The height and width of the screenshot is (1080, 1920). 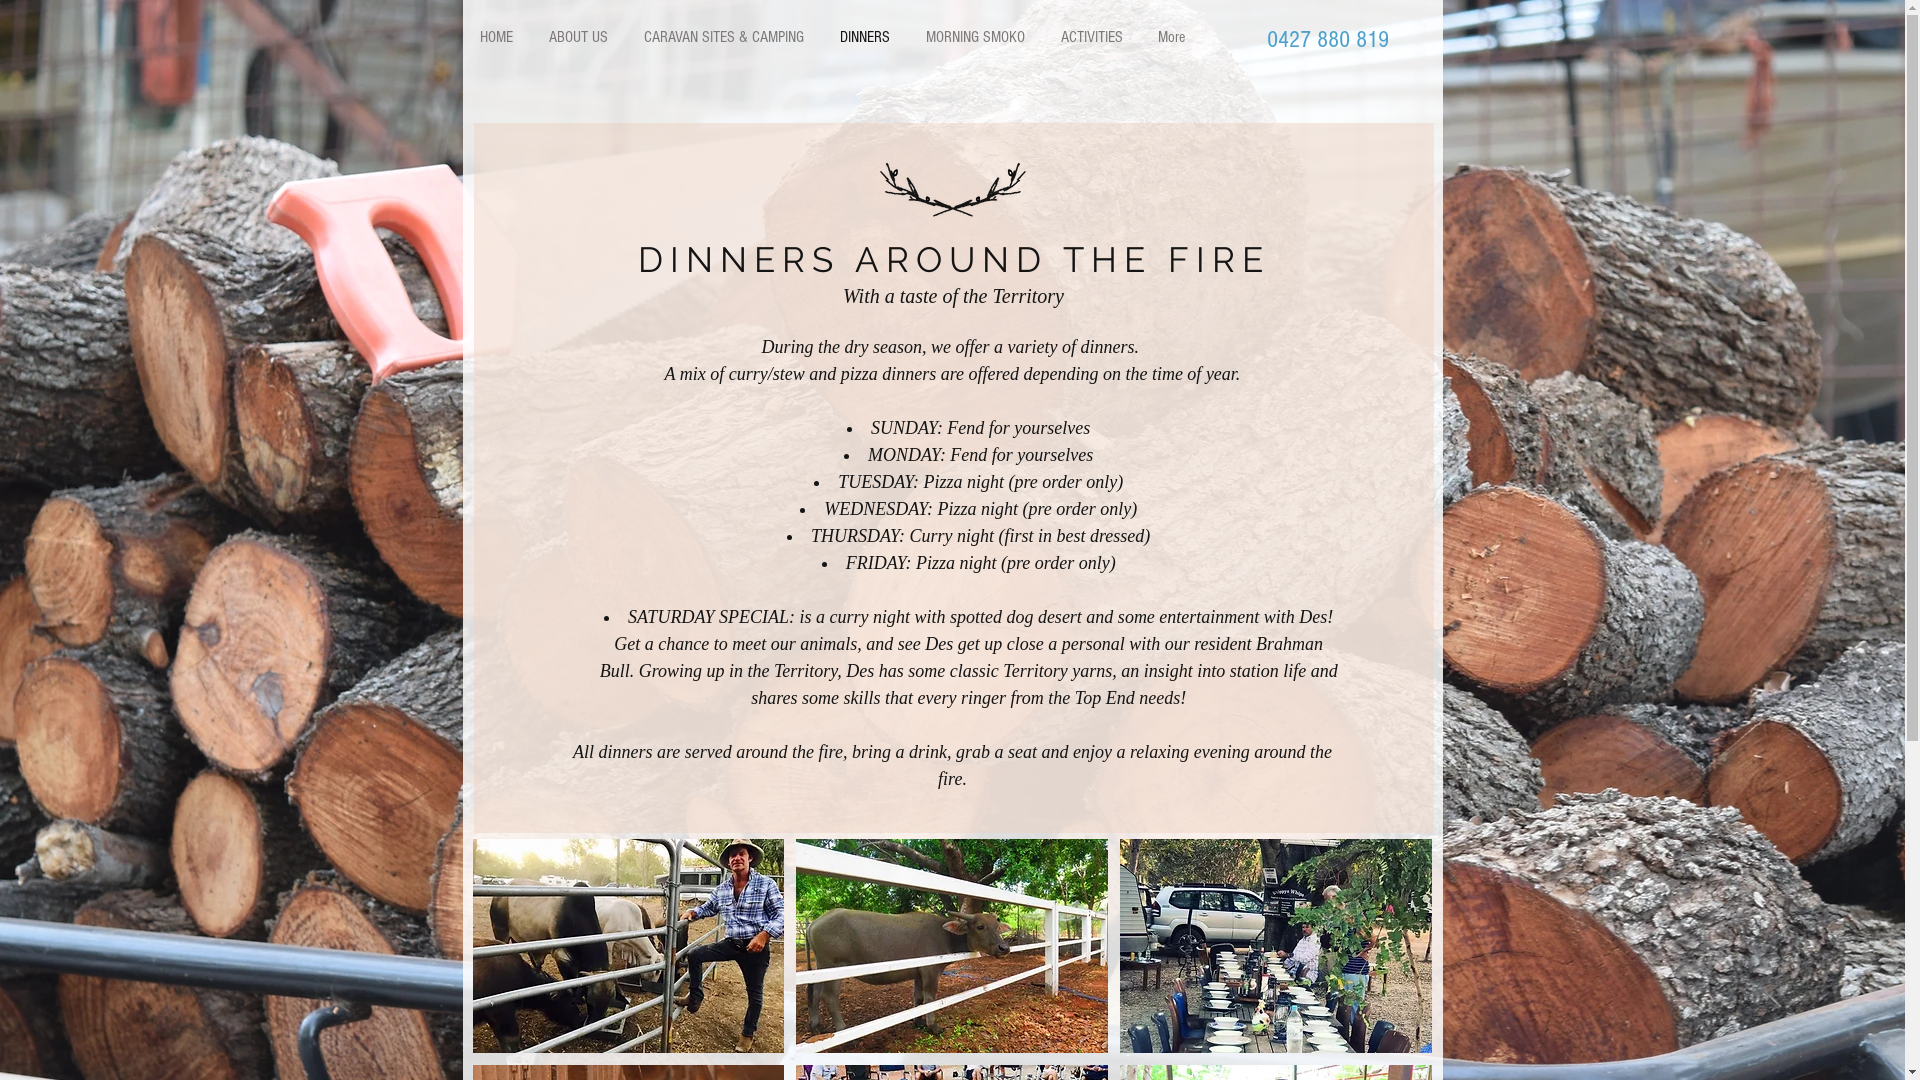 What do you see at coordinates (624, 37) in the screenshot?
I see `'CARAVAN SITES & CAMPING'` at bounding box center [624, 37].